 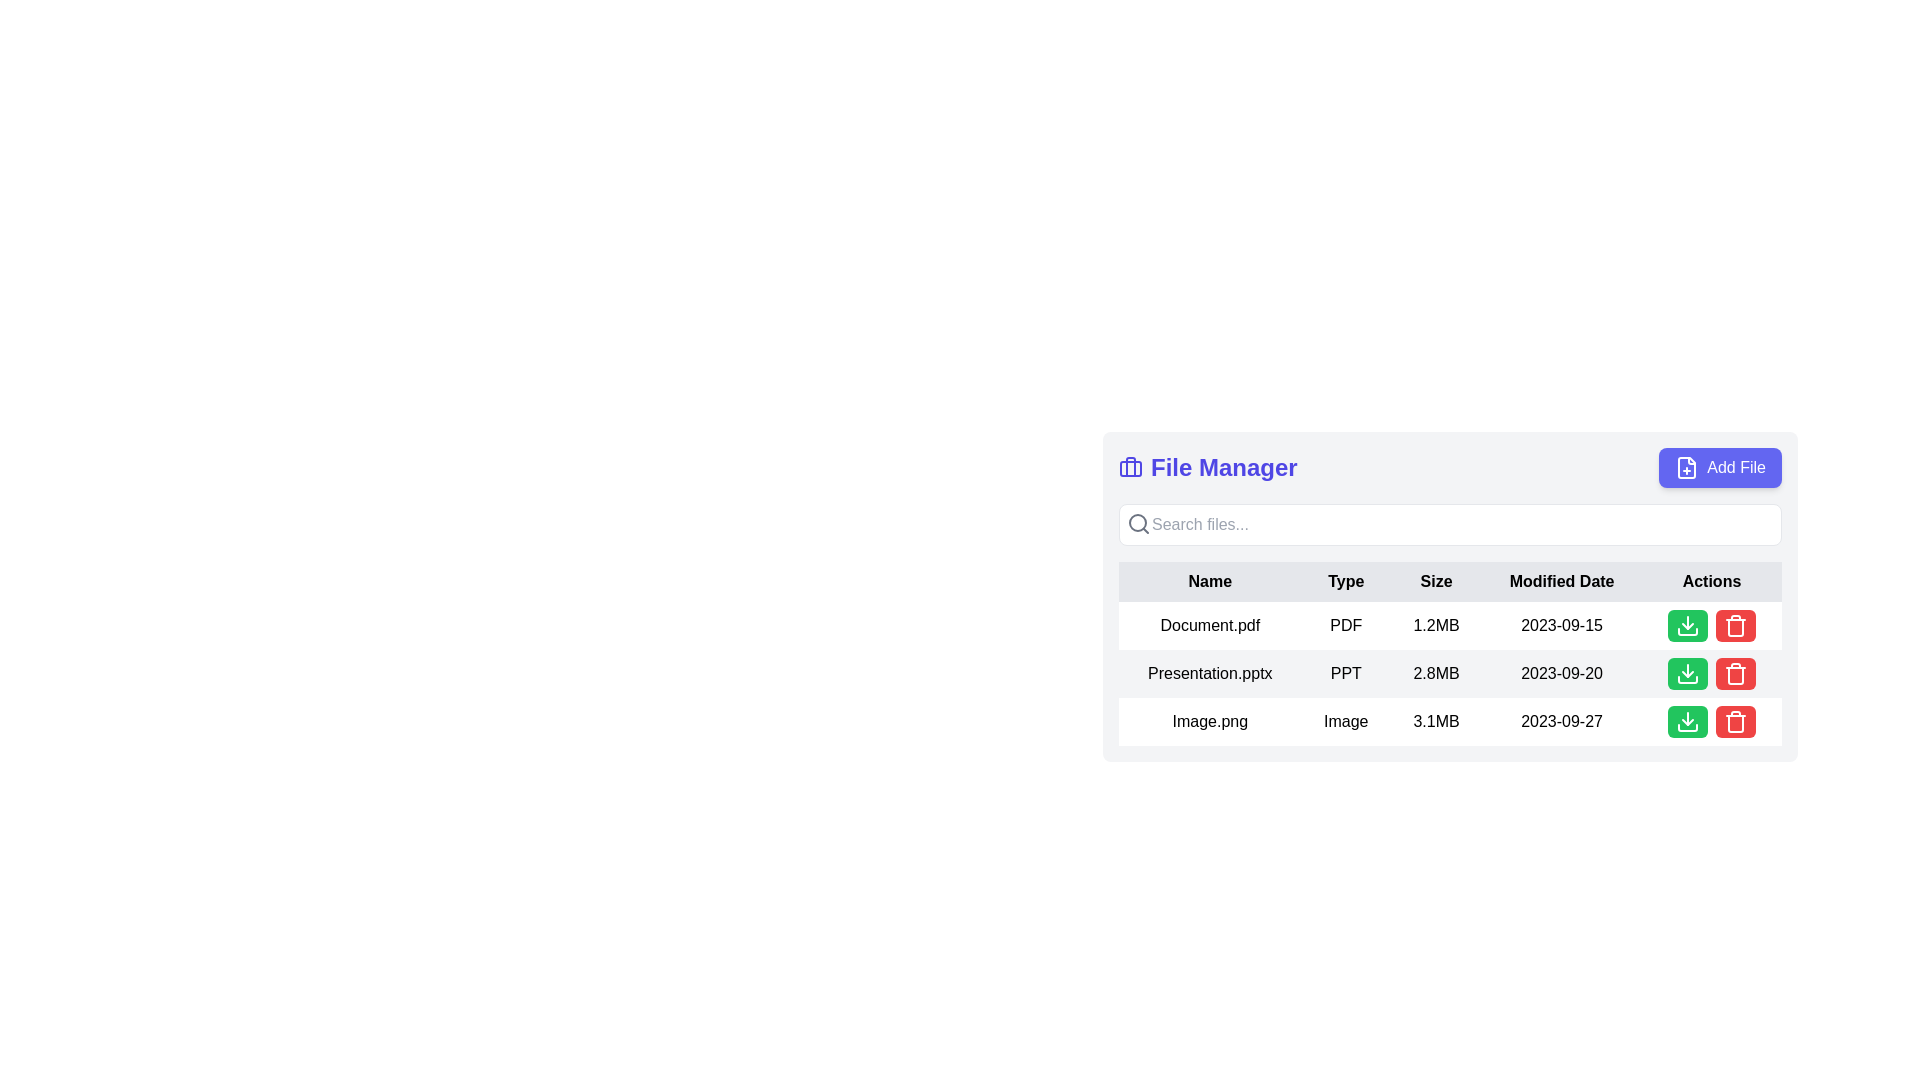 I want to click on the Table Header labeled 'Size' which is the third item in the horizontal list of the table header, styled with bold black text on a light gray background, so click(x=1435, y=582).